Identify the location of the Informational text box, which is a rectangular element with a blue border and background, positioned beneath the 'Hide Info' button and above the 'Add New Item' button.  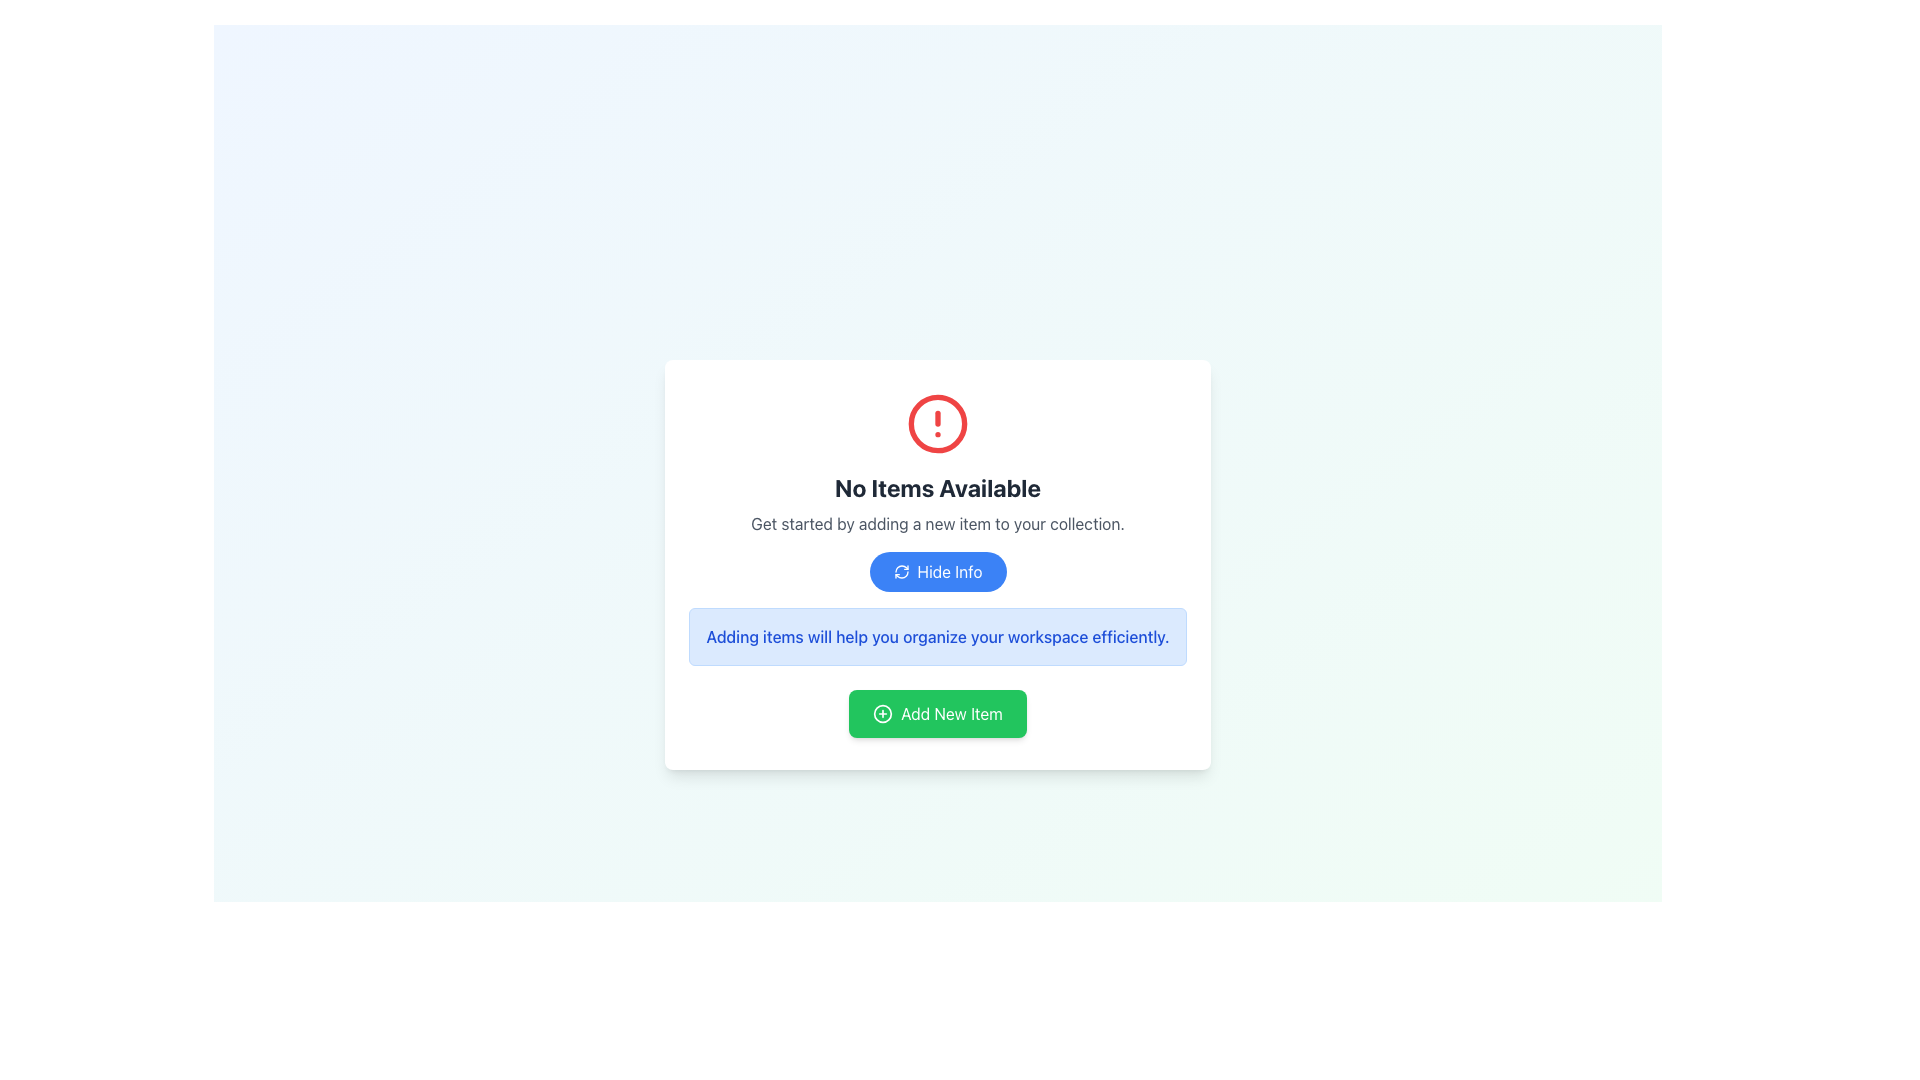
(936, 636).